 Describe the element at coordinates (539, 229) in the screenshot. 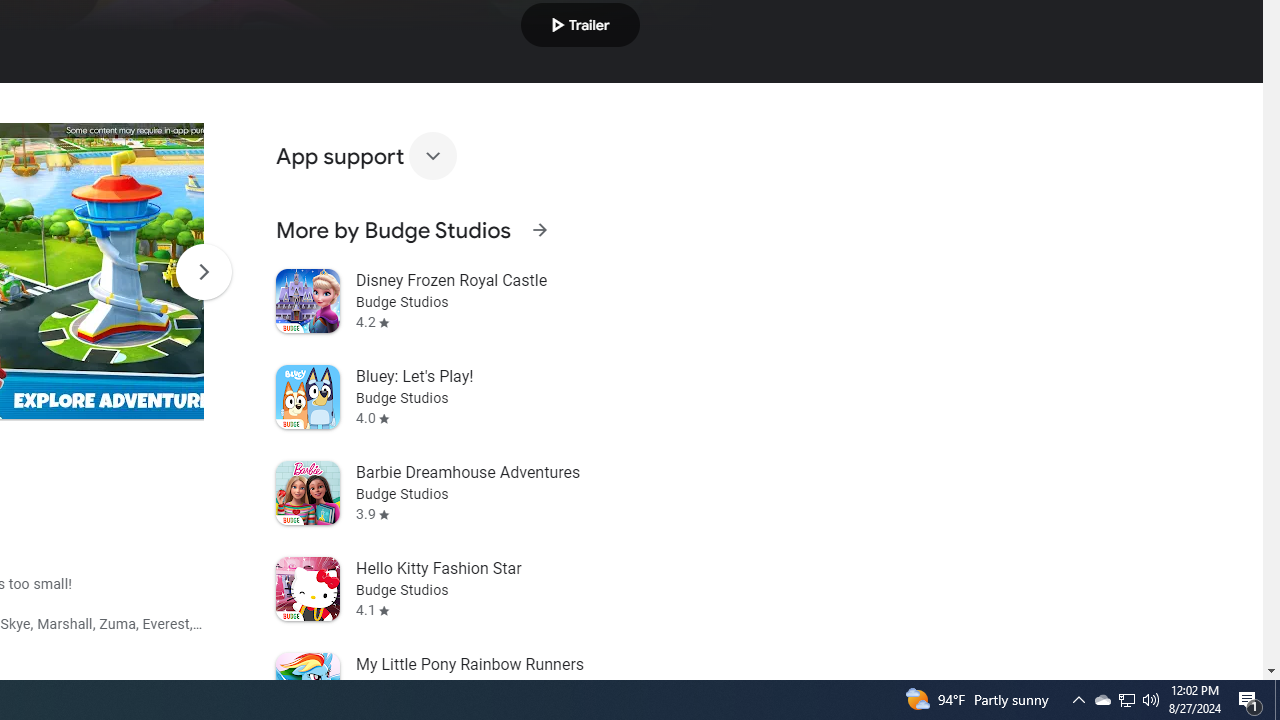

I see `'See more information on More by Budge Studios'` at that location.